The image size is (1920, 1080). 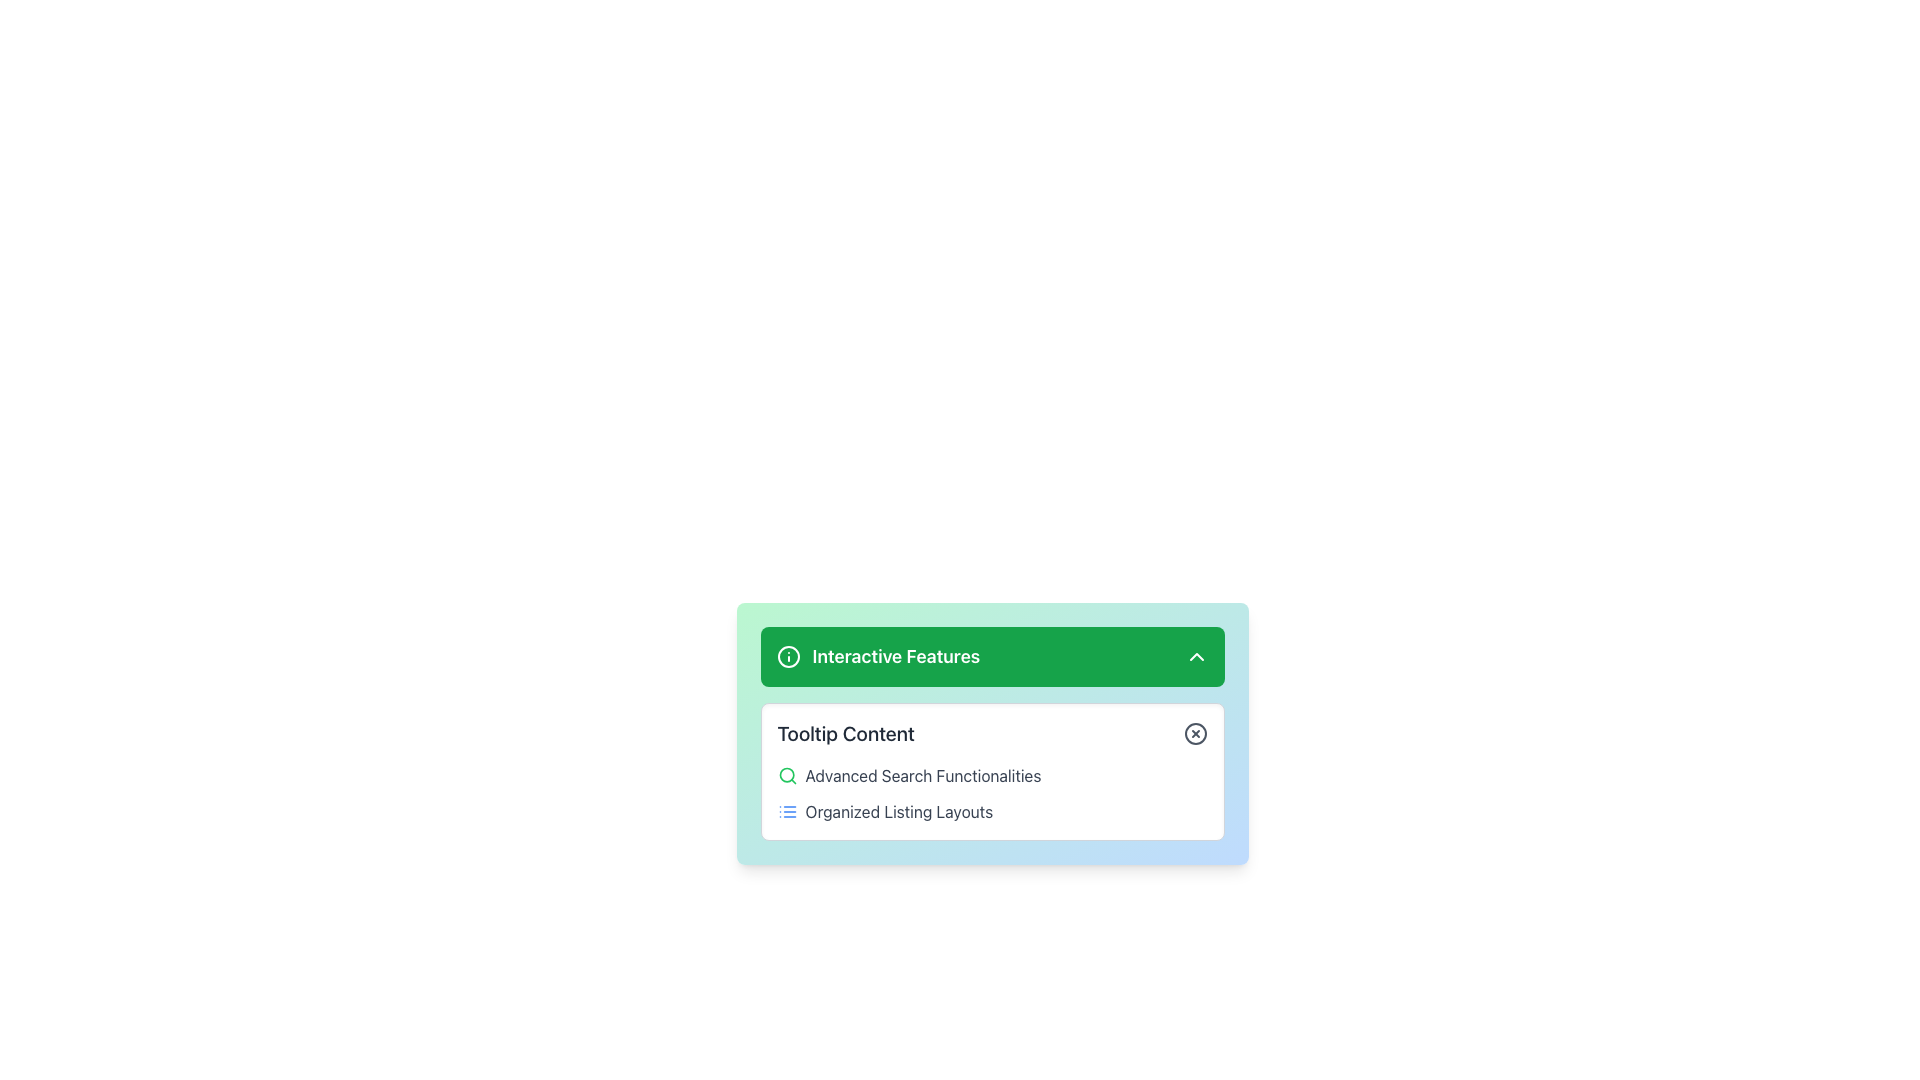 I want to click on the toggle button located at the top-left corner of the card structure, so click(x=992, y=656).